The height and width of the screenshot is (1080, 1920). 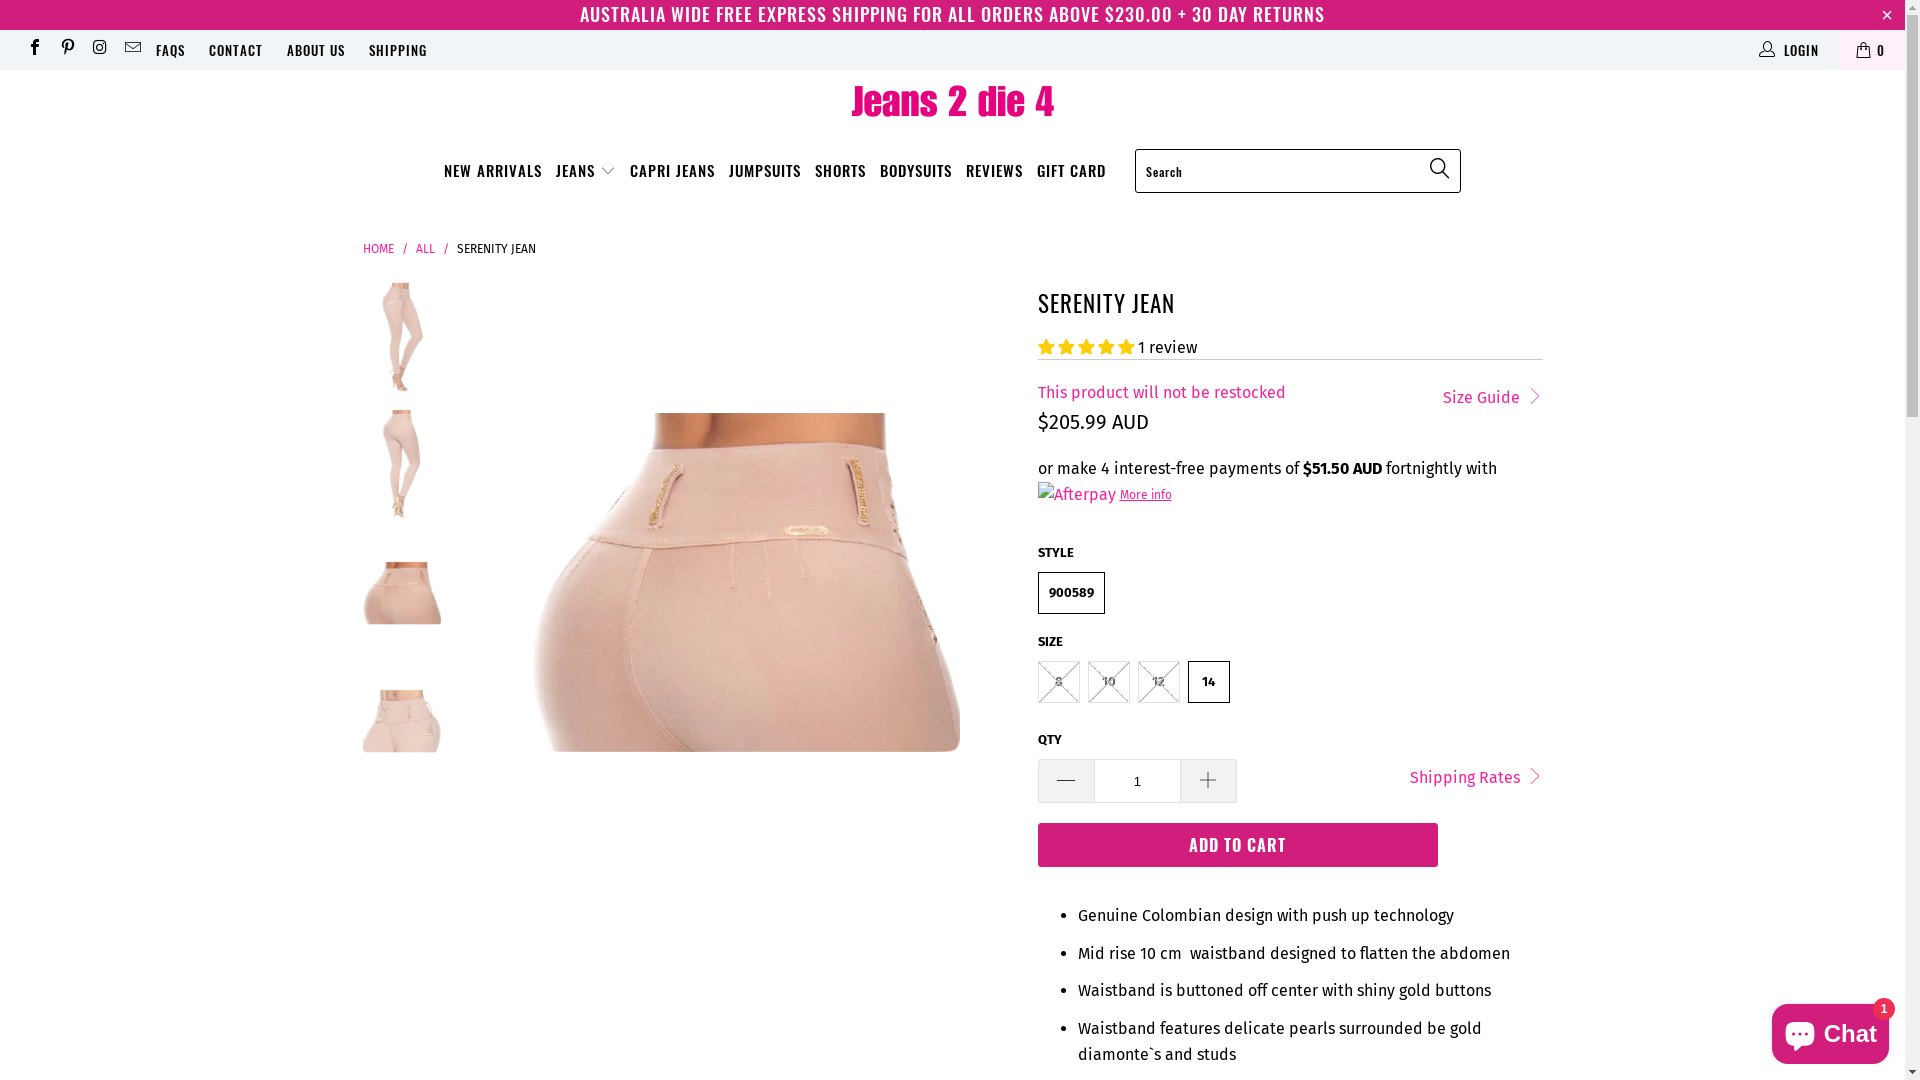 What do you see at coordinates (672, 170) in the screenshot?
I see `'CAPRI JEANS'` at bounding box center [672, 170].